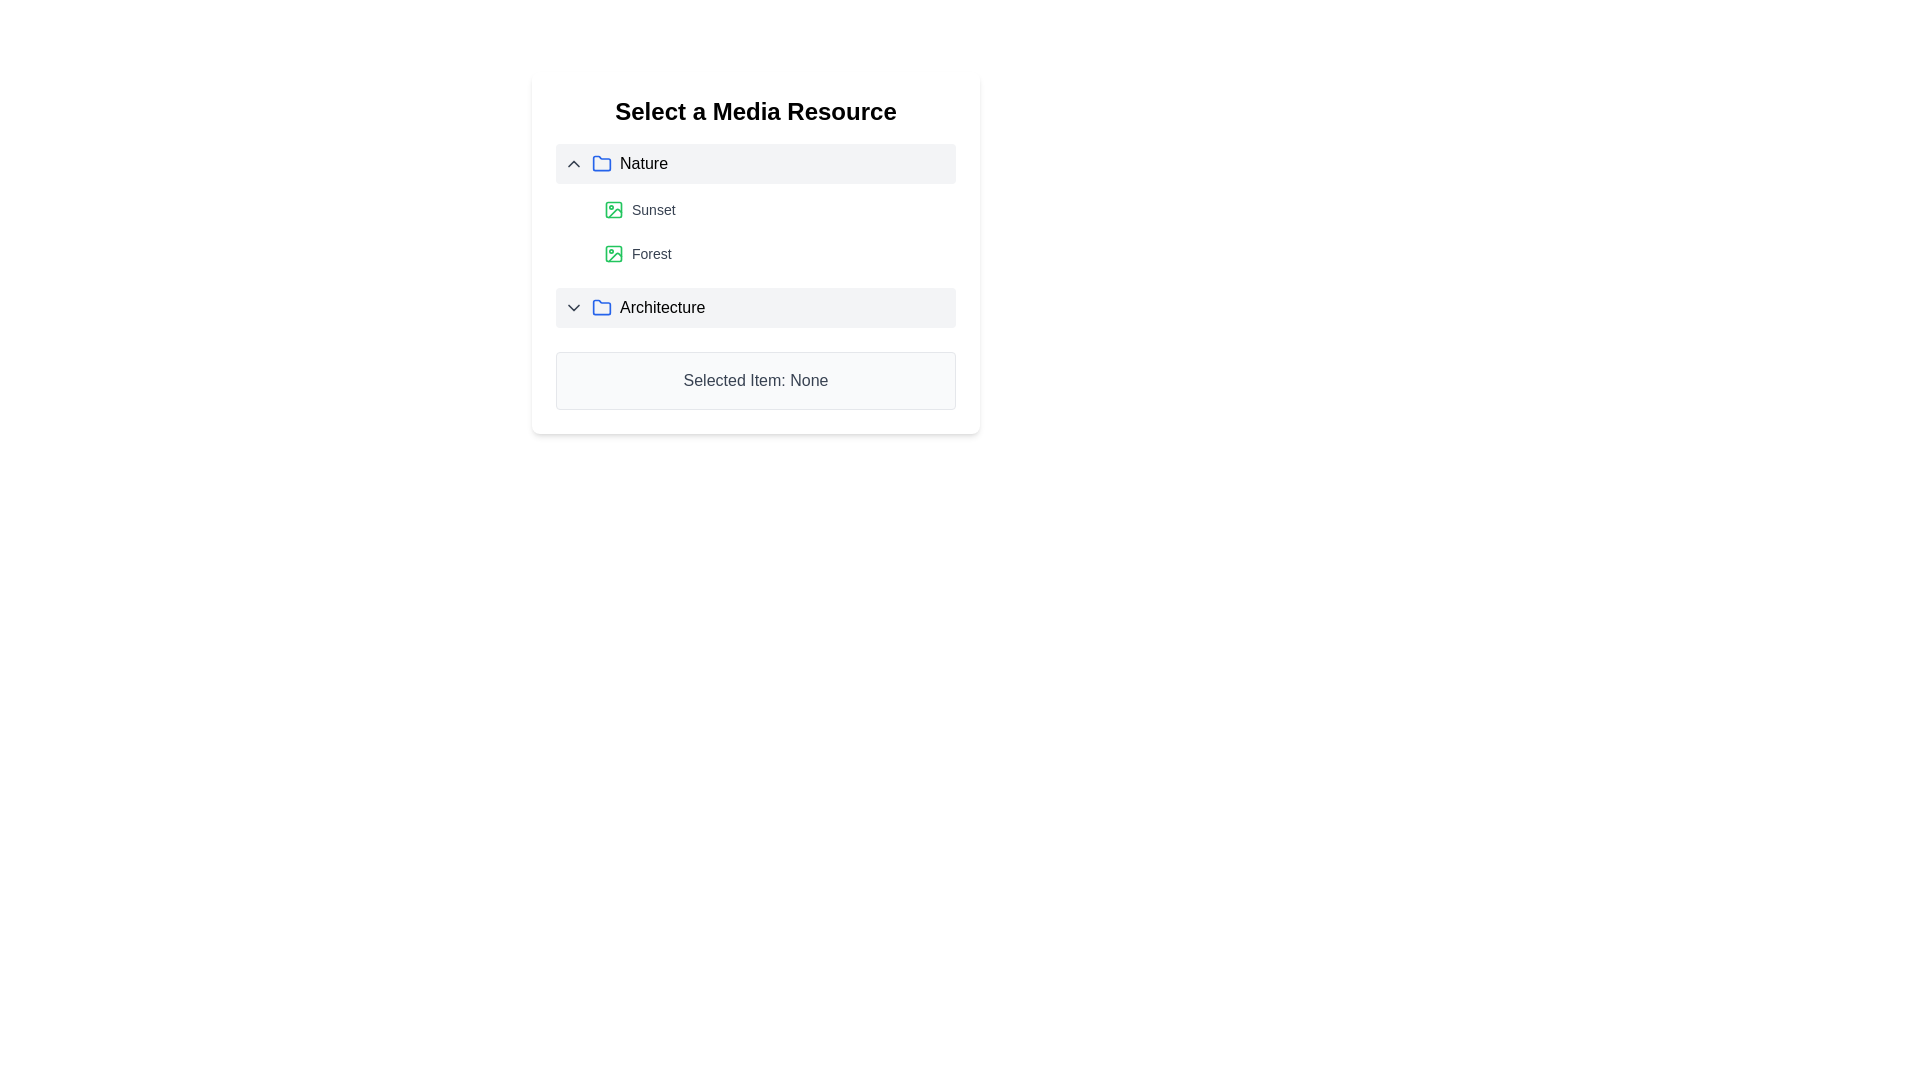 This screenshot has height=1080, width=1920. Describe the element at coordinates (754, 226) in the screenshot. I see `the 'Forest' item in the vertical list of selectable items under the 'Nature' category` at that location.